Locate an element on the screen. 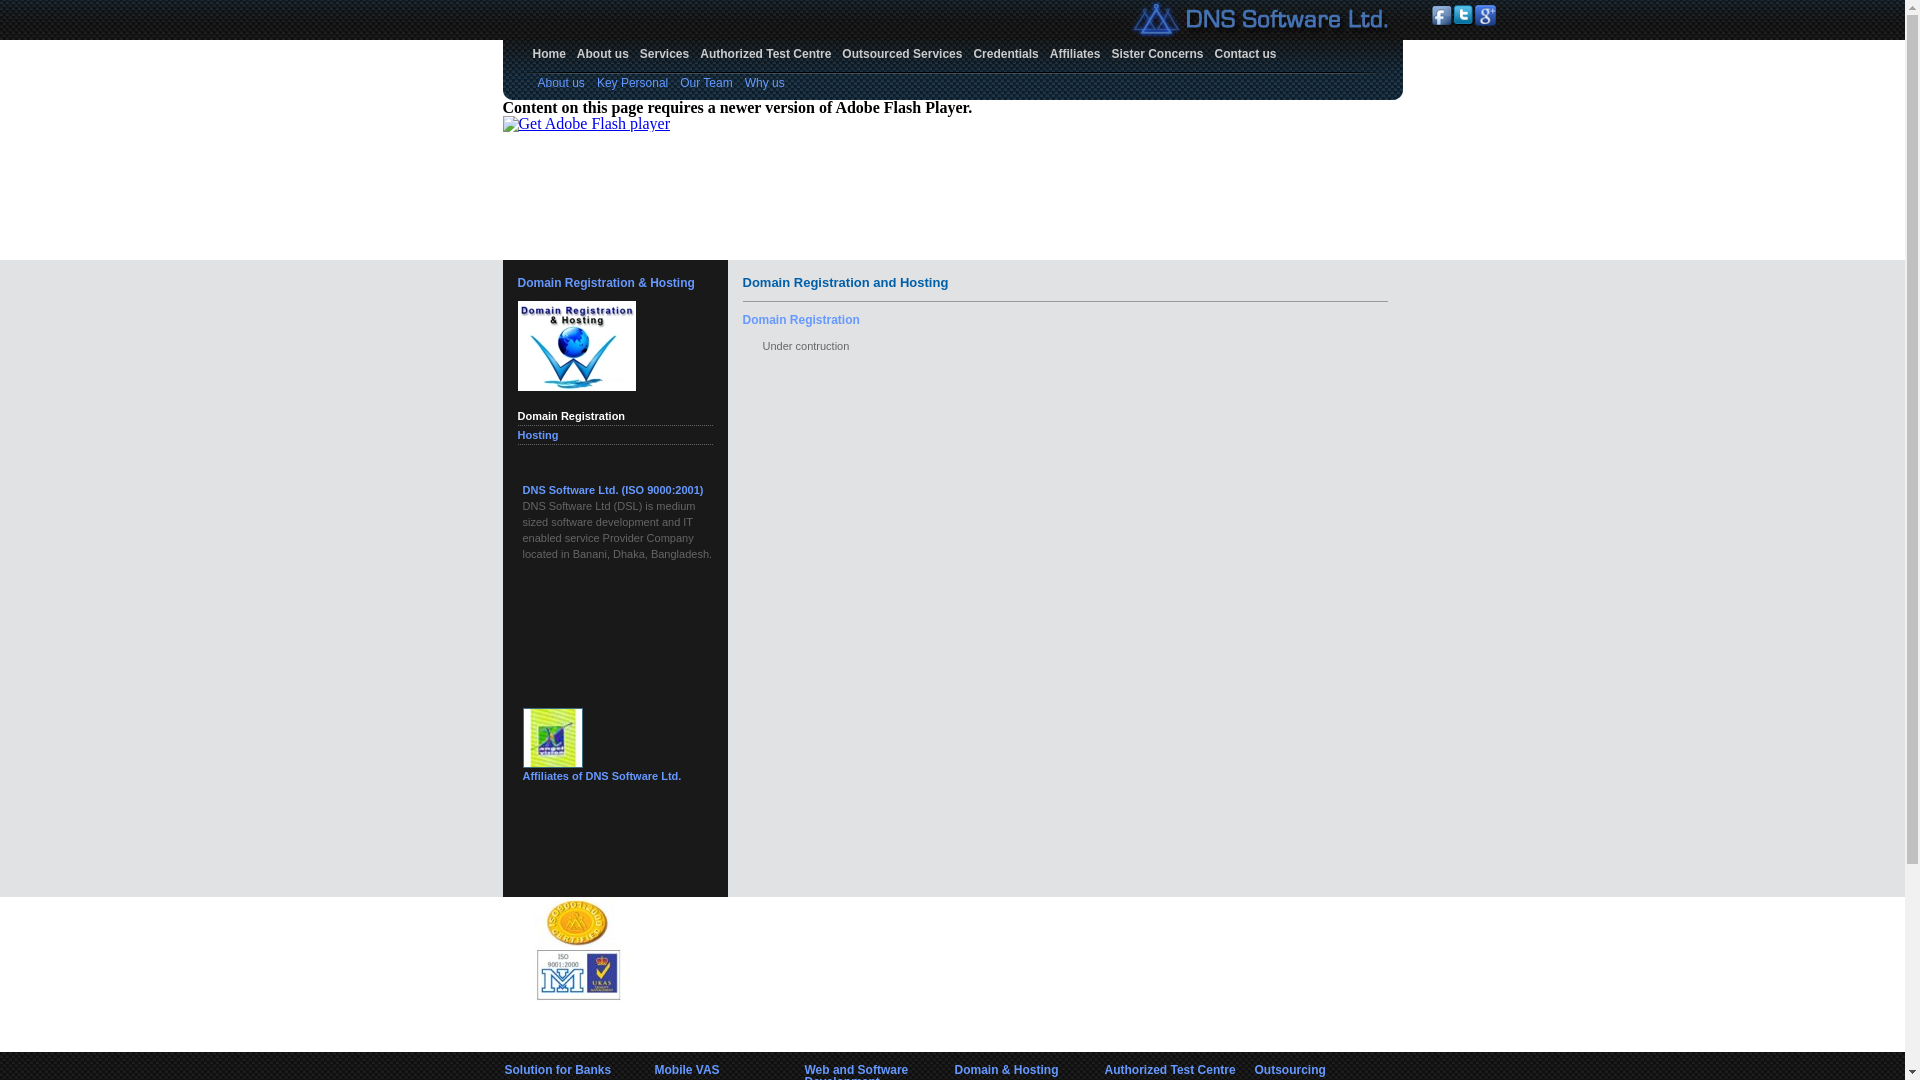 This screenshot has width=1920, height=1080. 'Outsourced Services' is located at coordinates (901, 53).